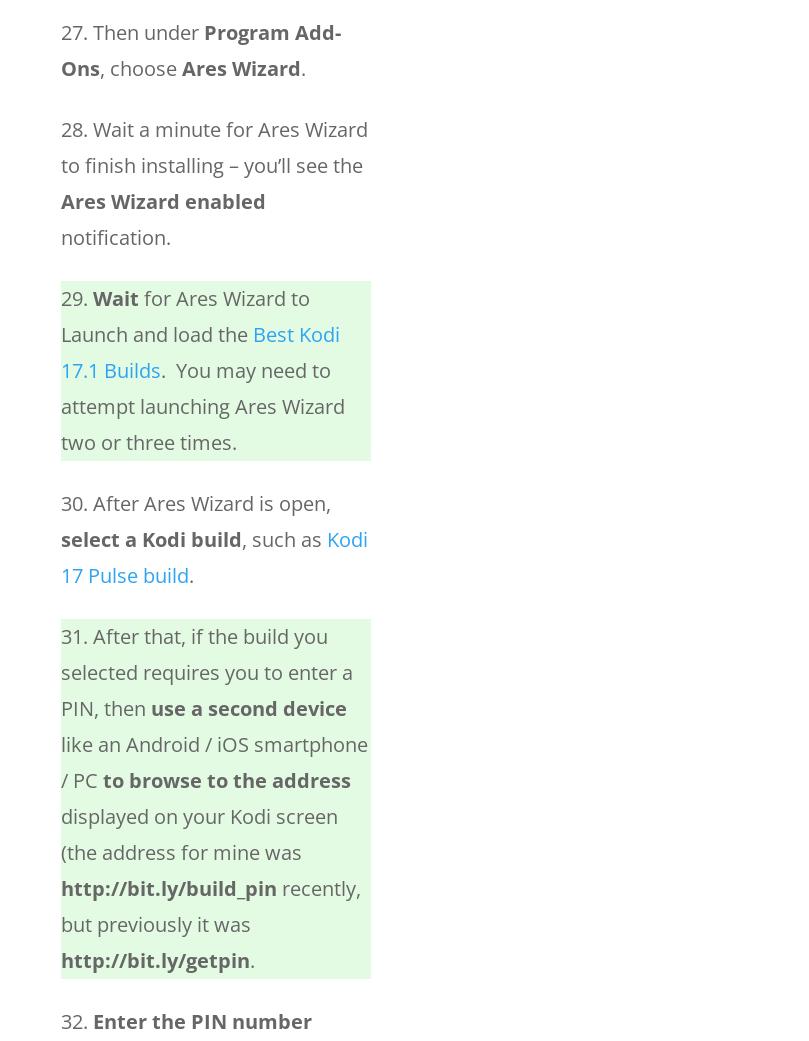  Describe the element at coordinates (116, 236) in the screenshot. I see `'notification.'` at that location.